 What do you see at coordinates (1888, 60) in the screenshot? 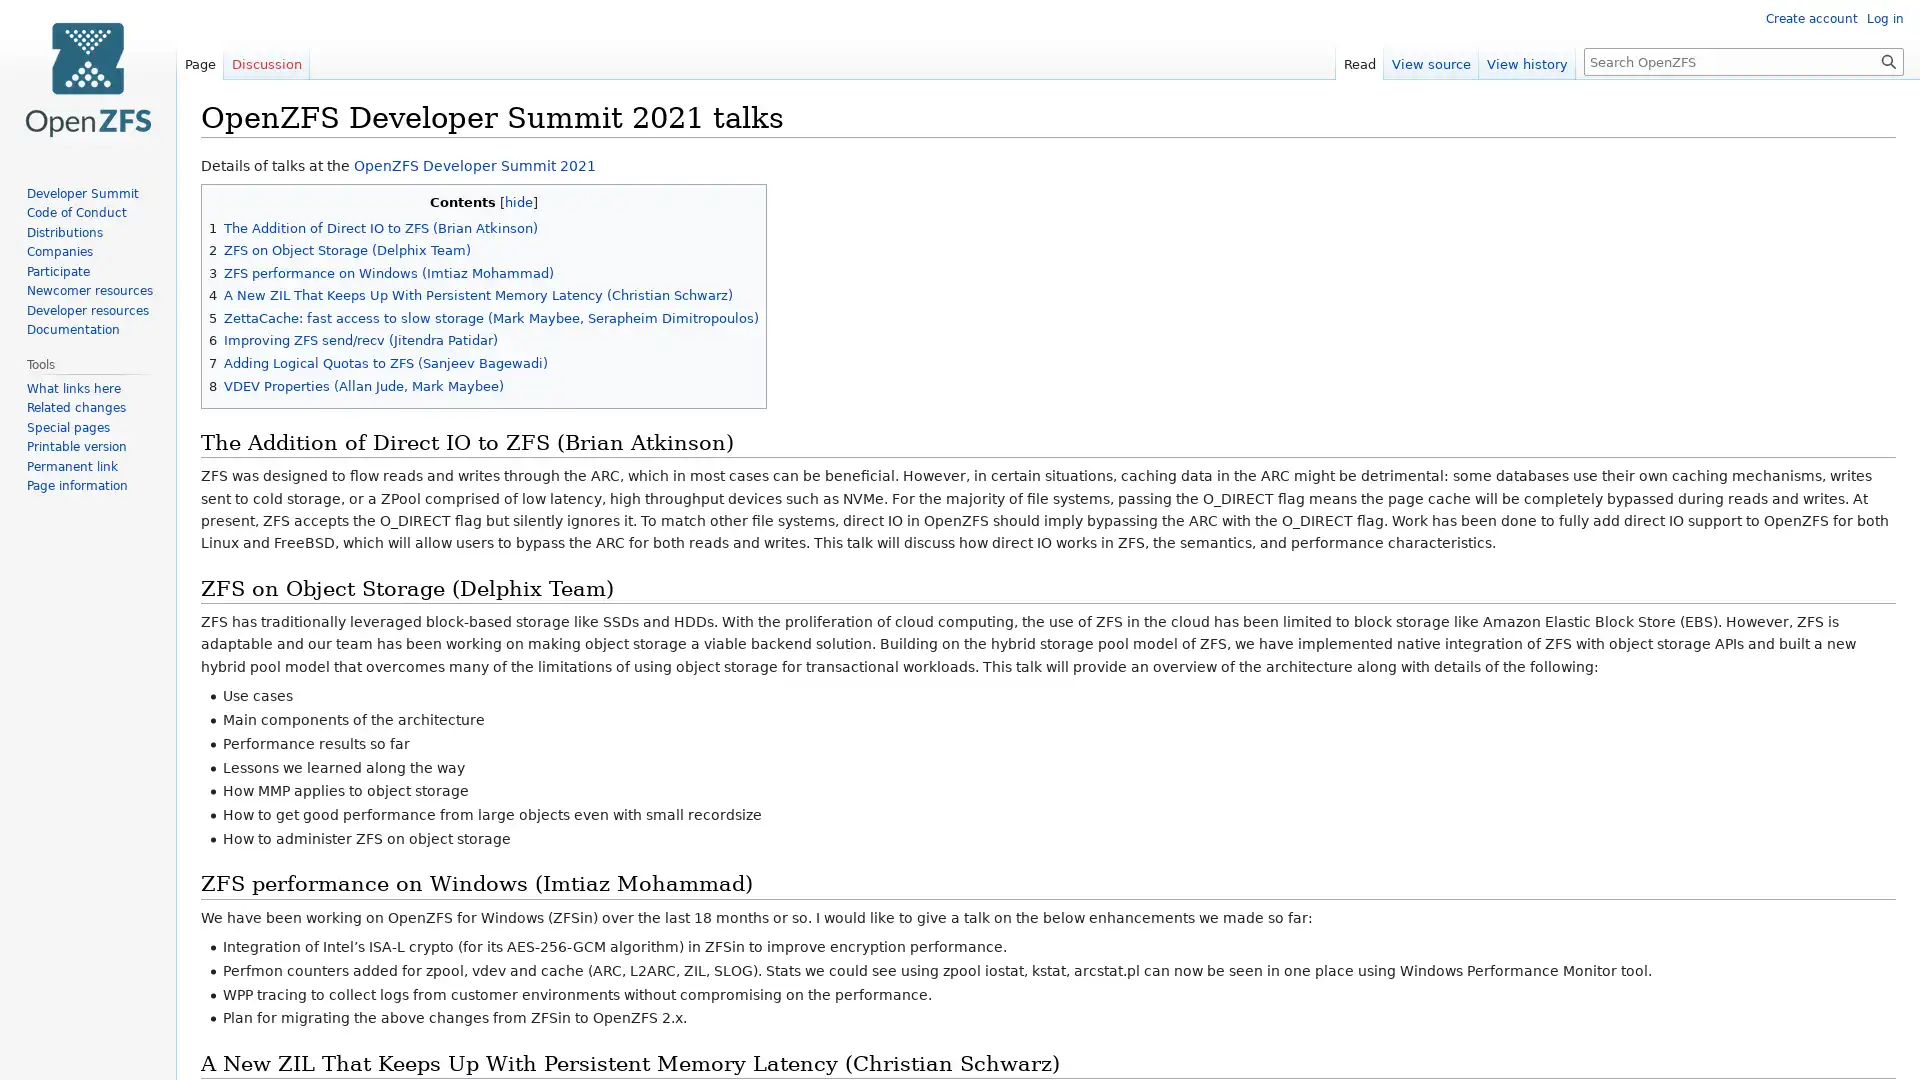
I see `Search` at bounding box center [1888, 60].